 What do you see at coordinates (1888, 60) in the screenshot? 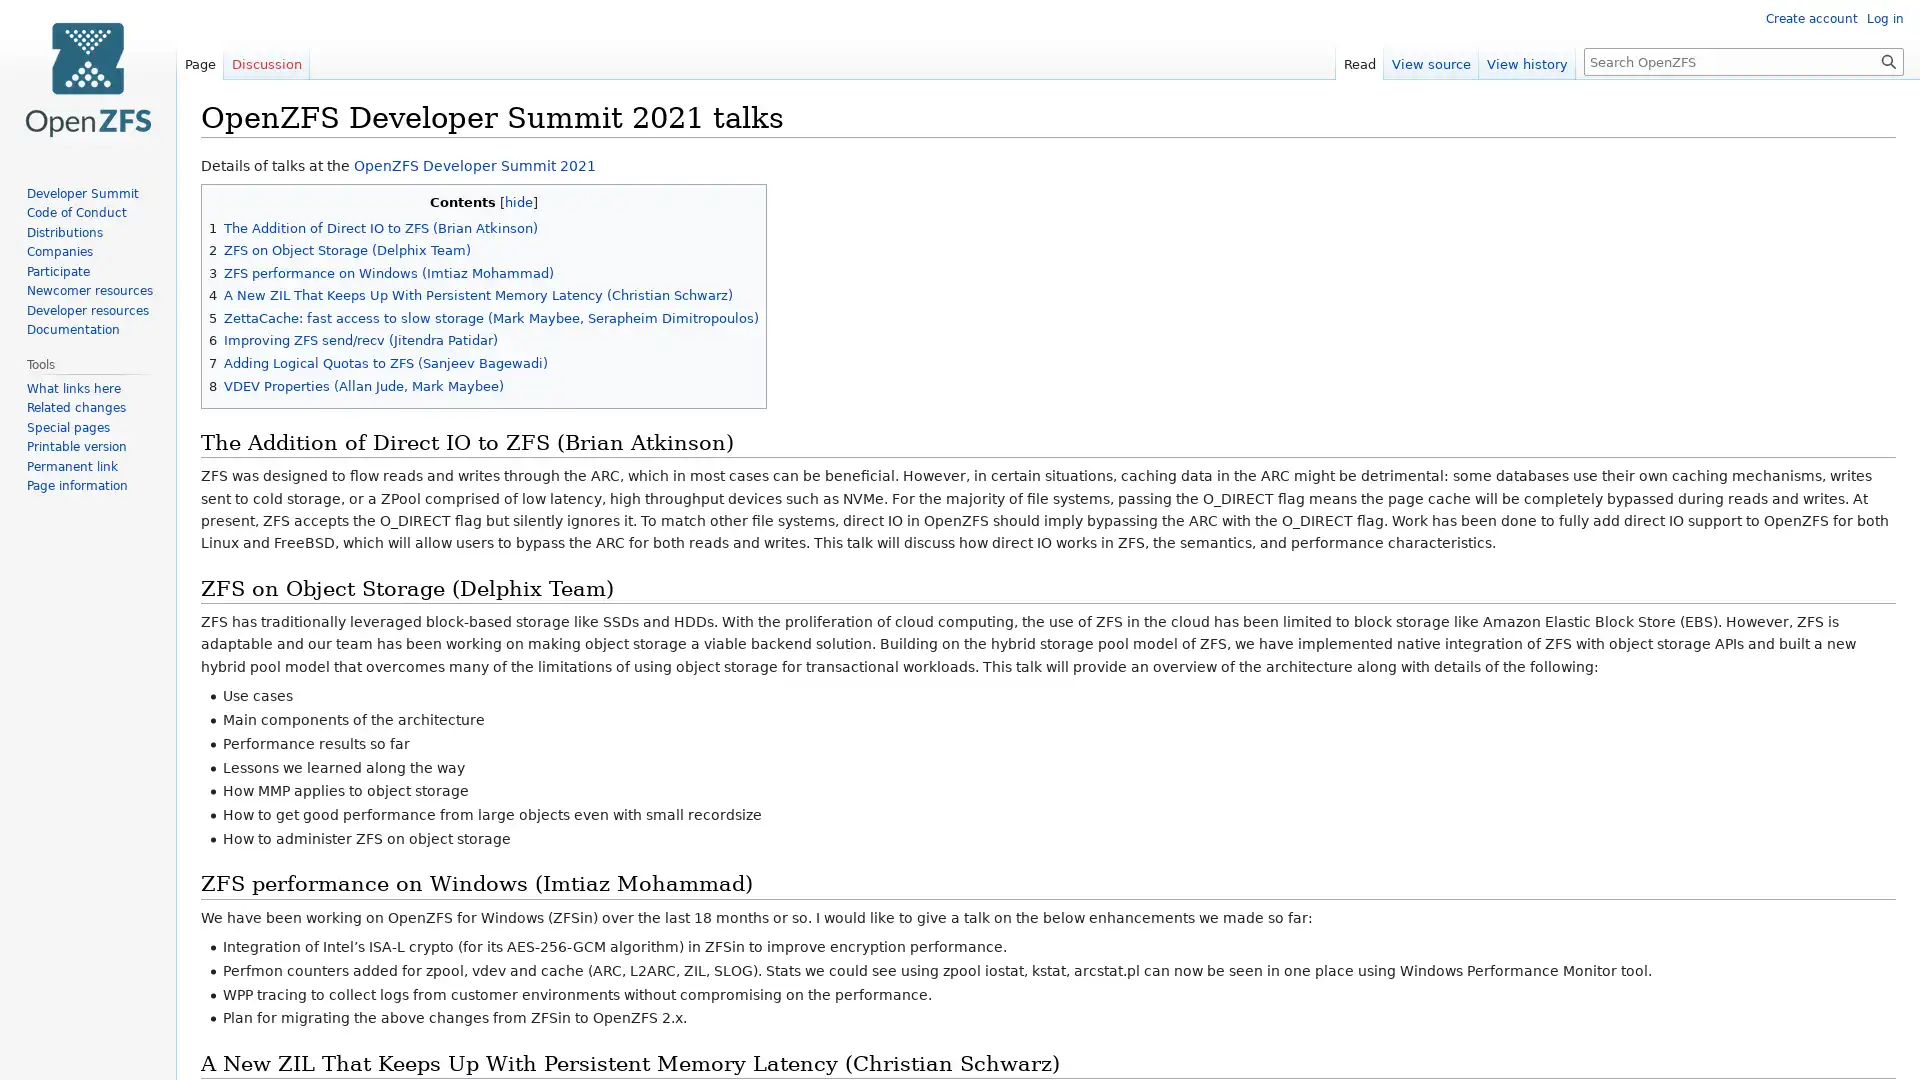
I see `Search` at bounding box center [1888, 60].